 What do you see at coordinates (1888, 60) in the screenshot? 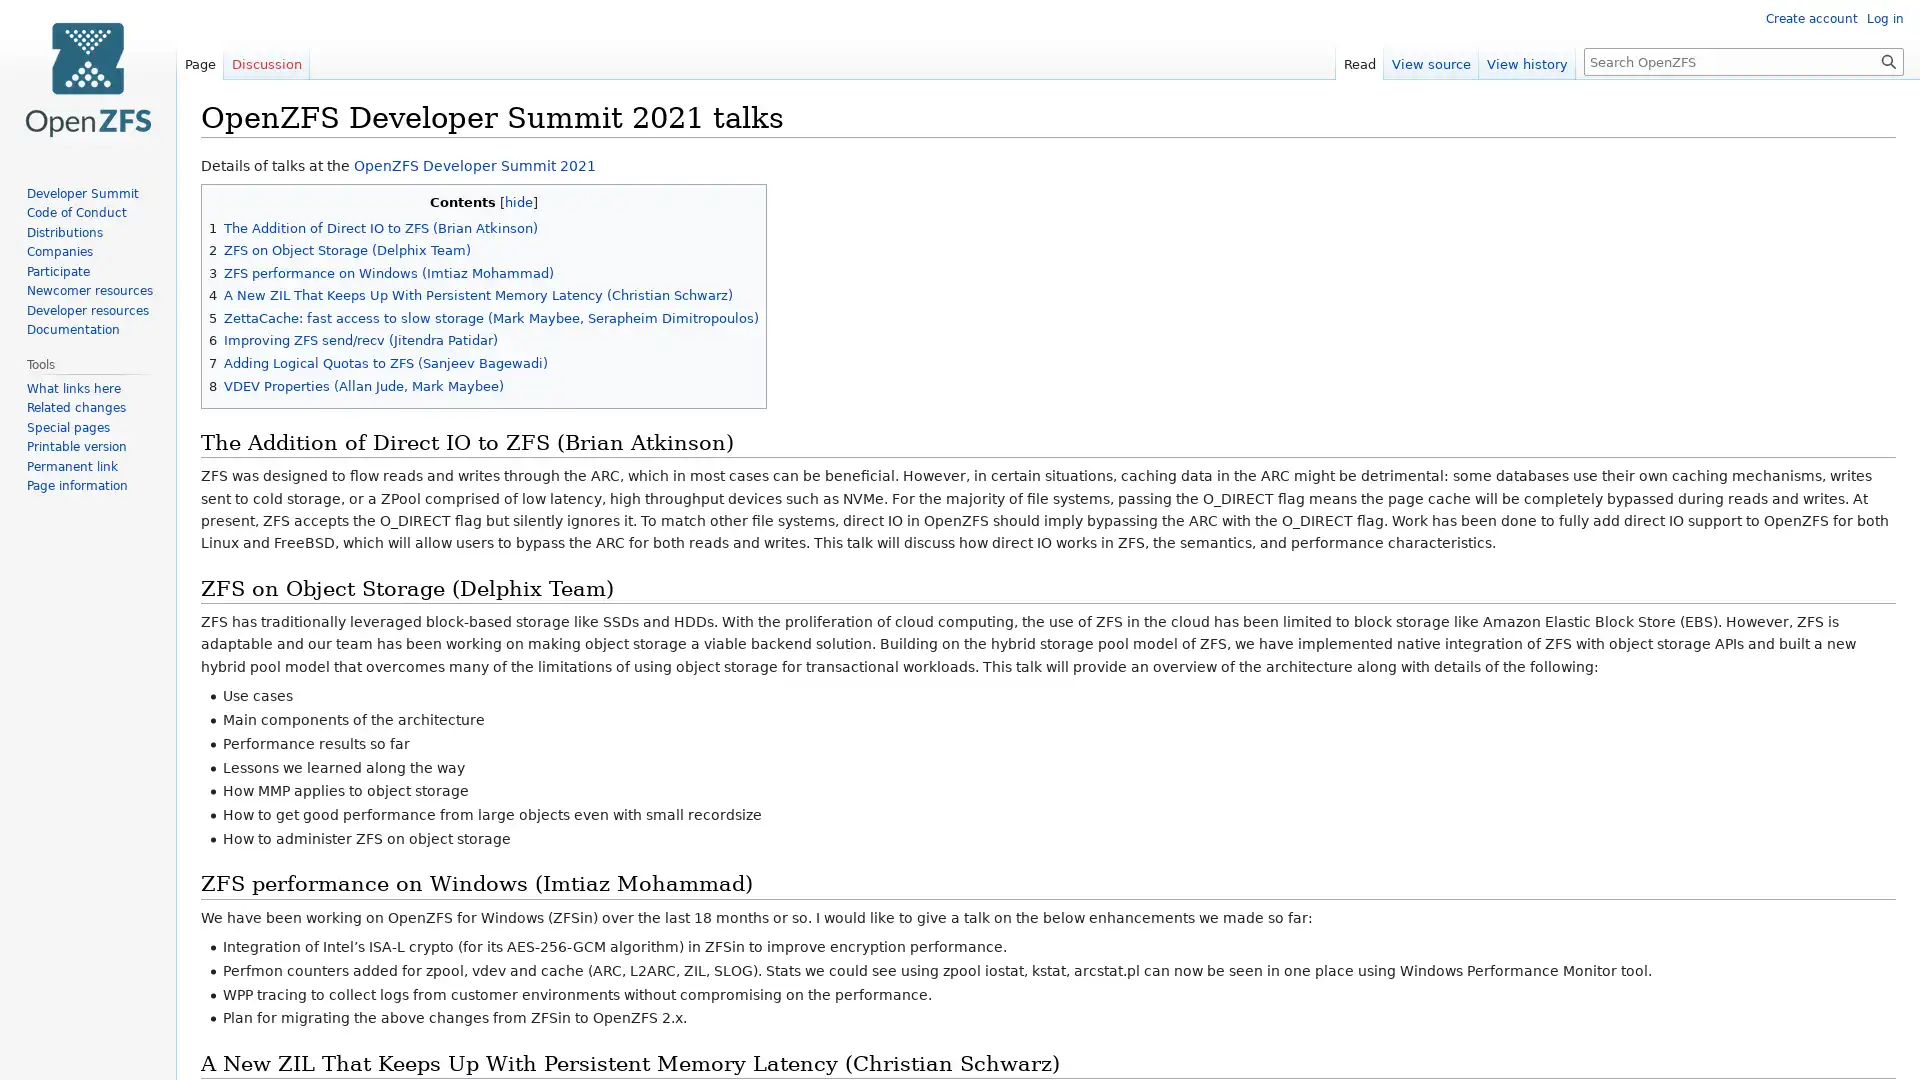
I see `Search` at bounding box center [1888, 60].